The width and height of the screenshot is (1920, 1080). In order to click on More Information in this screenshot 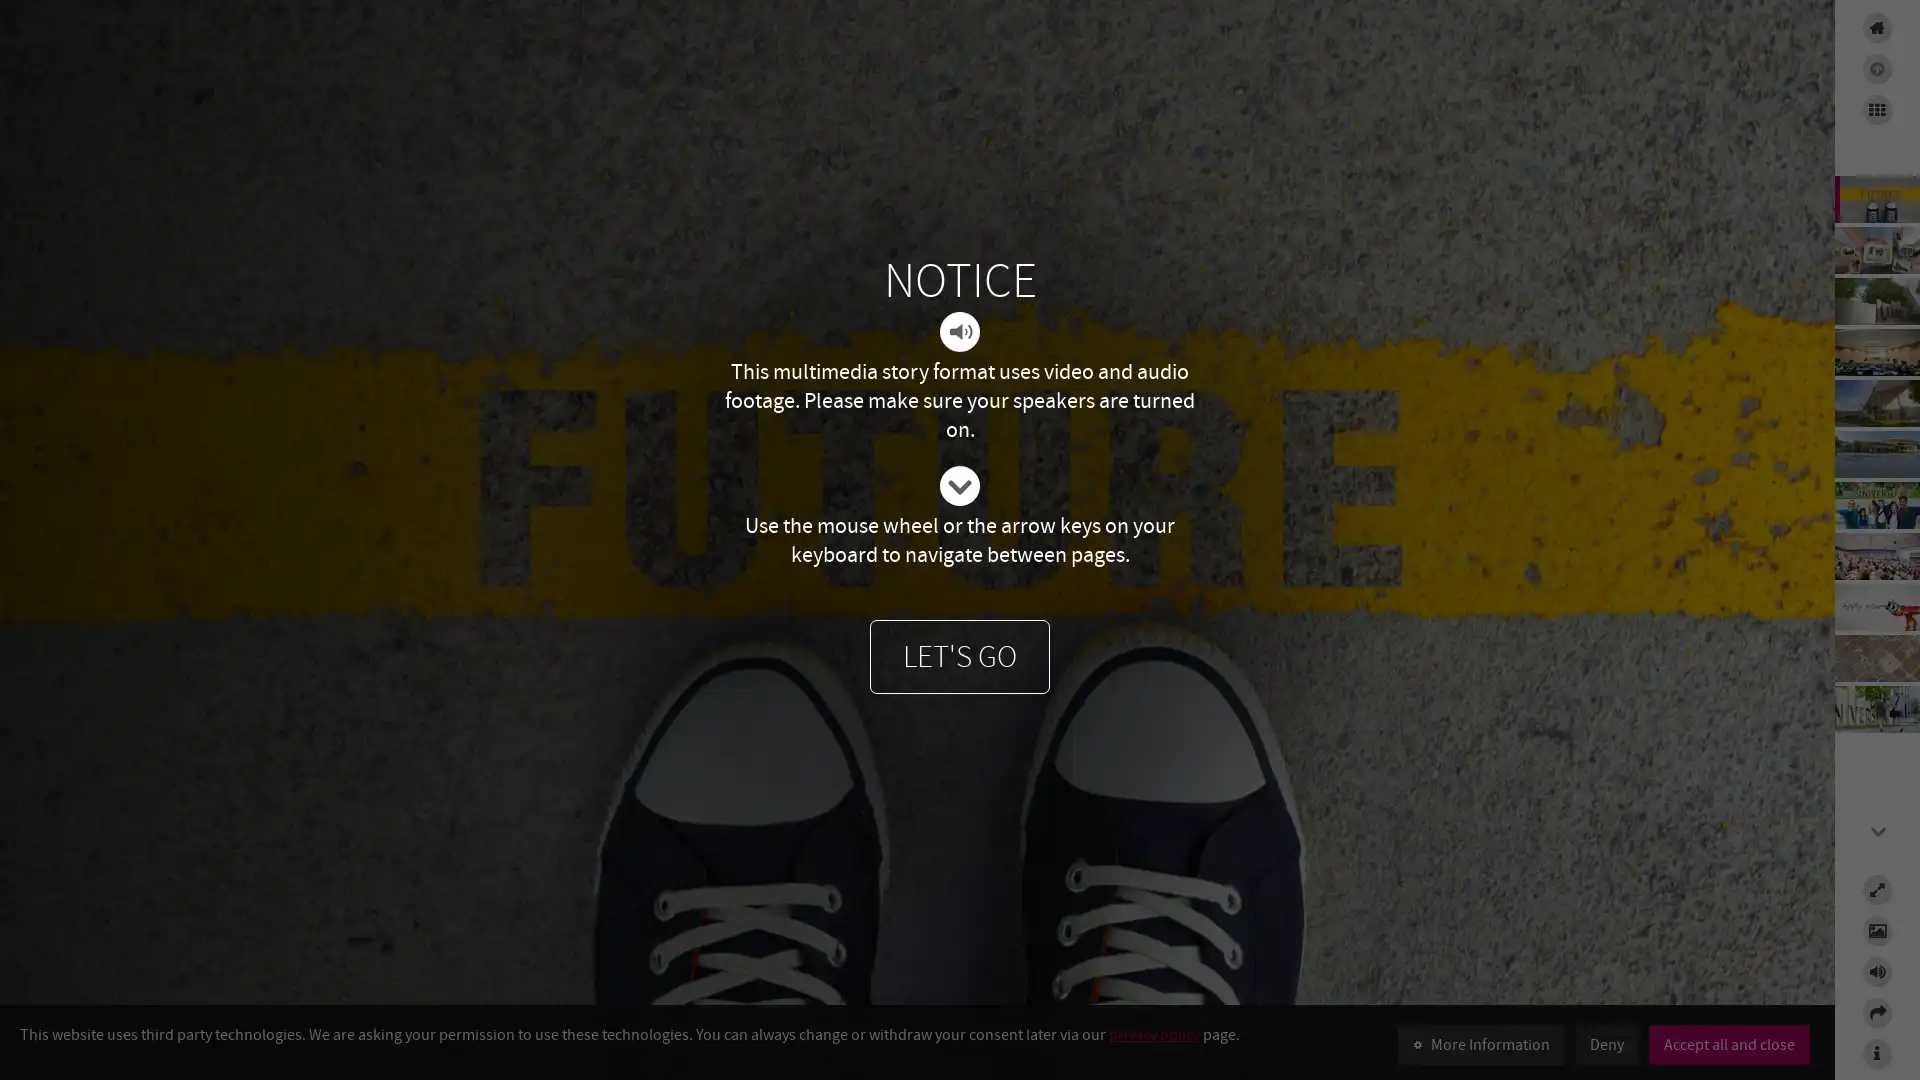, I will do `click(1481, 1044)`.